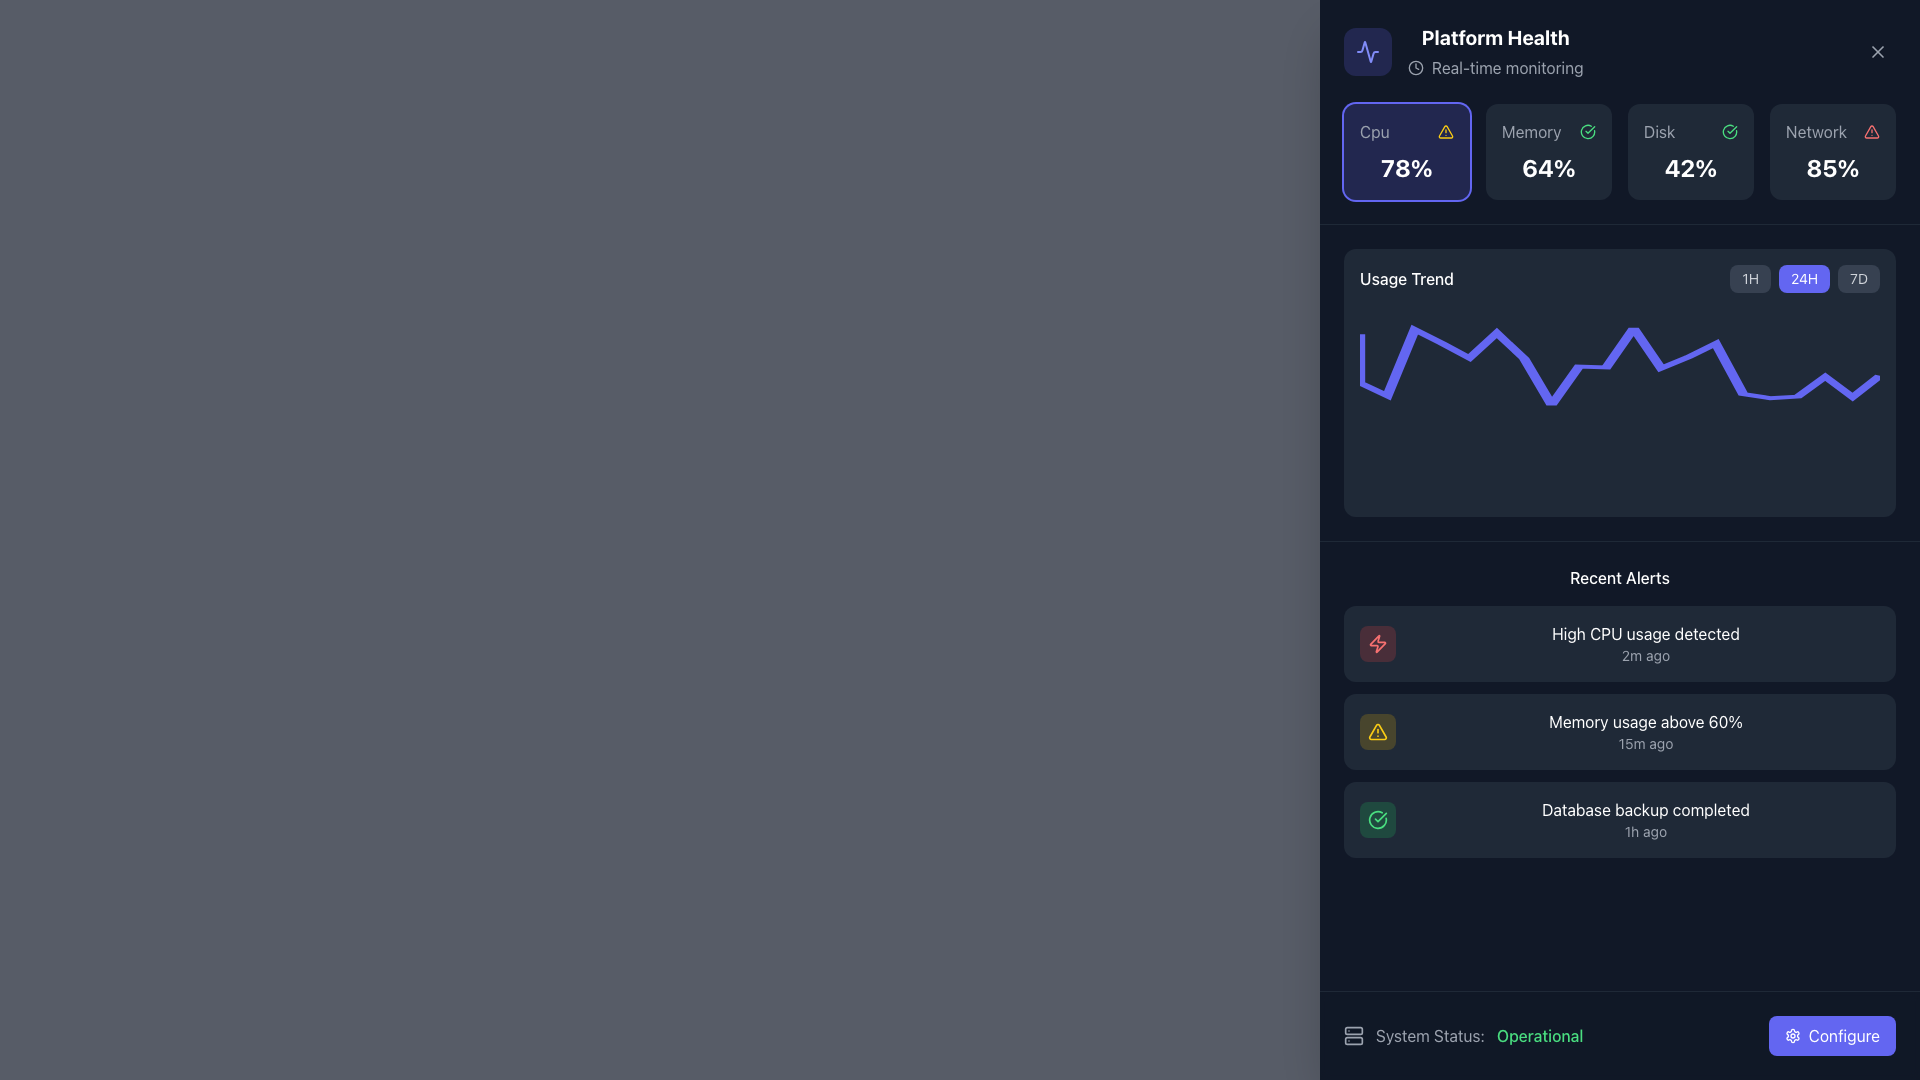 Image resolution: width=1920 pixels, height=1080 pixels. Describe the element at coordinates (1376, 820) in the screenshot. I see `the circular graphical icon with an outlined shape and a checkmark symbol, located on the left side of the 'Database backup completed' text entry in the 'Recent Alerts' section` at that location.